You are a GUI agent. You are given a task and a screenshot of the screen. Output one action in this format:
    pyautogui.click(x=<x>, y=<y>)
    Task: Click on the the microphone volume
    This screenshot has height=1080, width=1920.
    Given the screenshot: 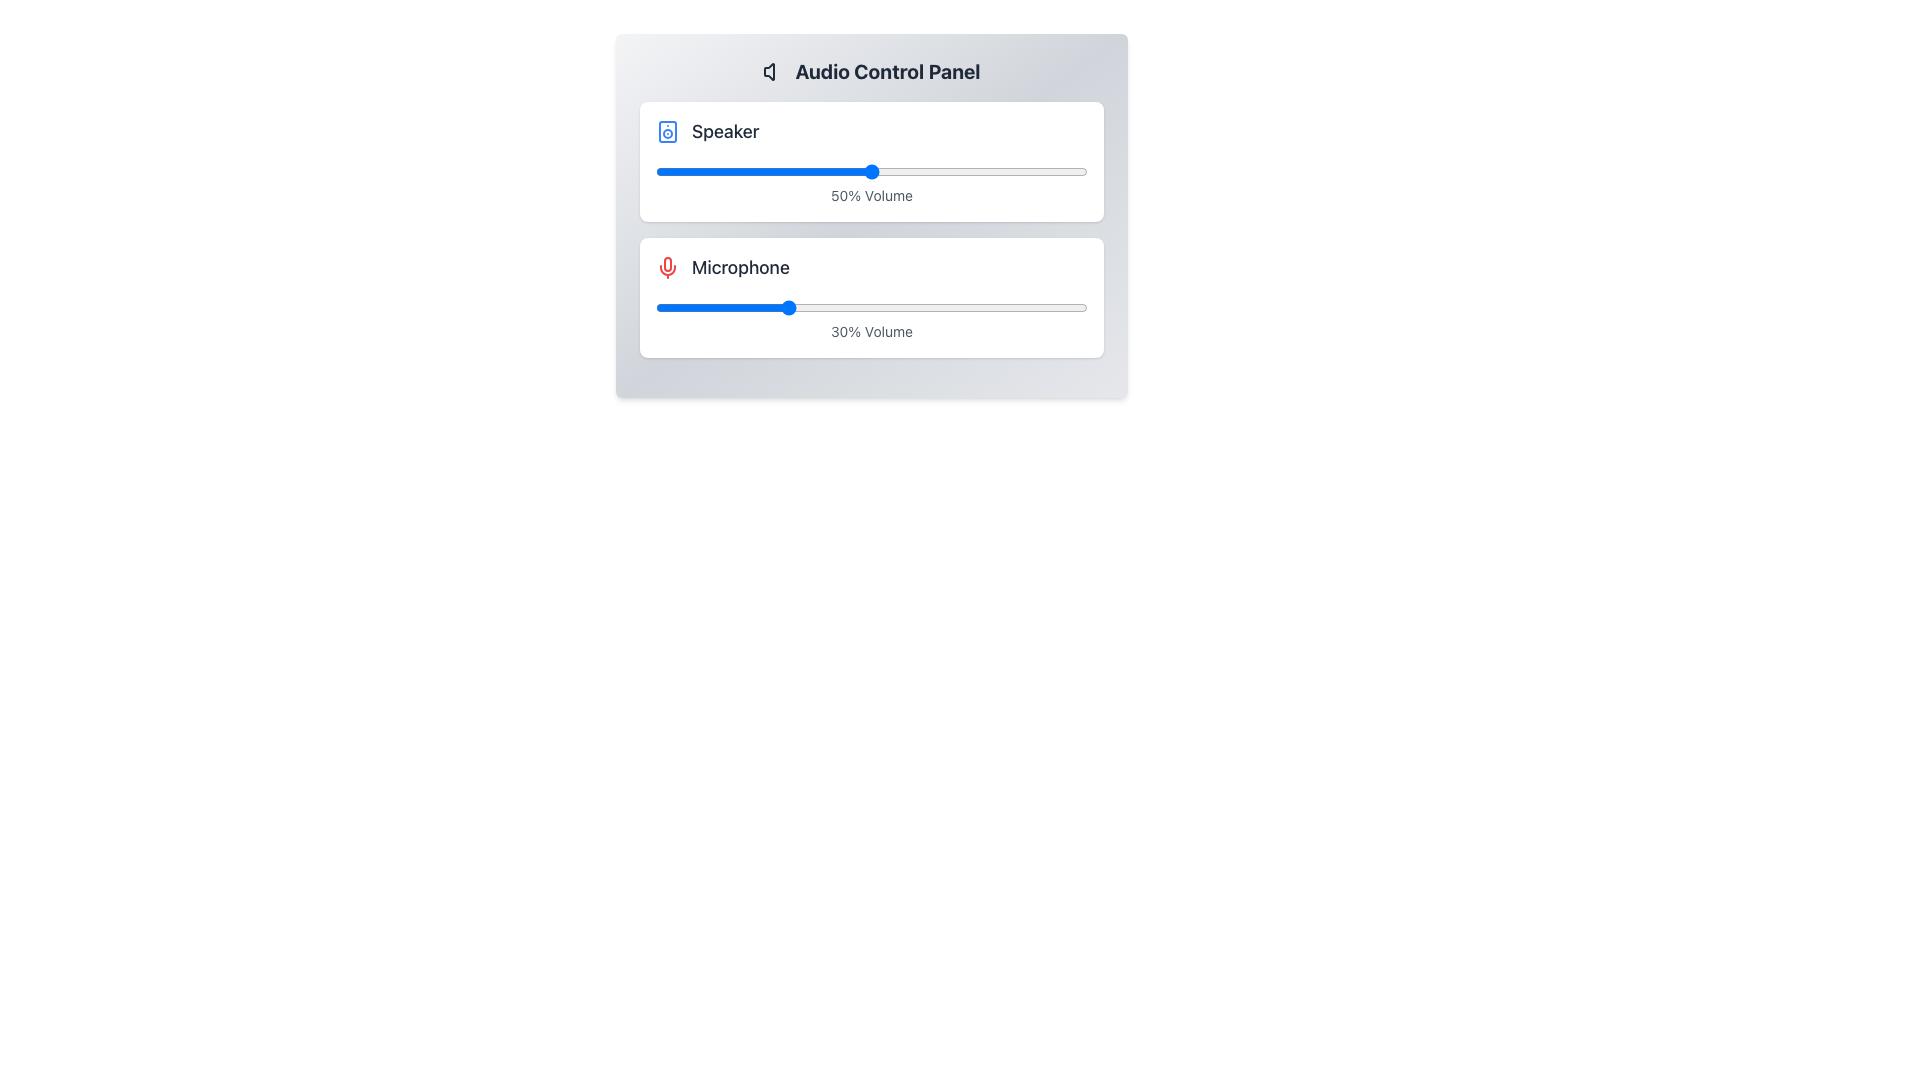 What is the action you would take?
    pyautogui.click(x=784, y=308)
    